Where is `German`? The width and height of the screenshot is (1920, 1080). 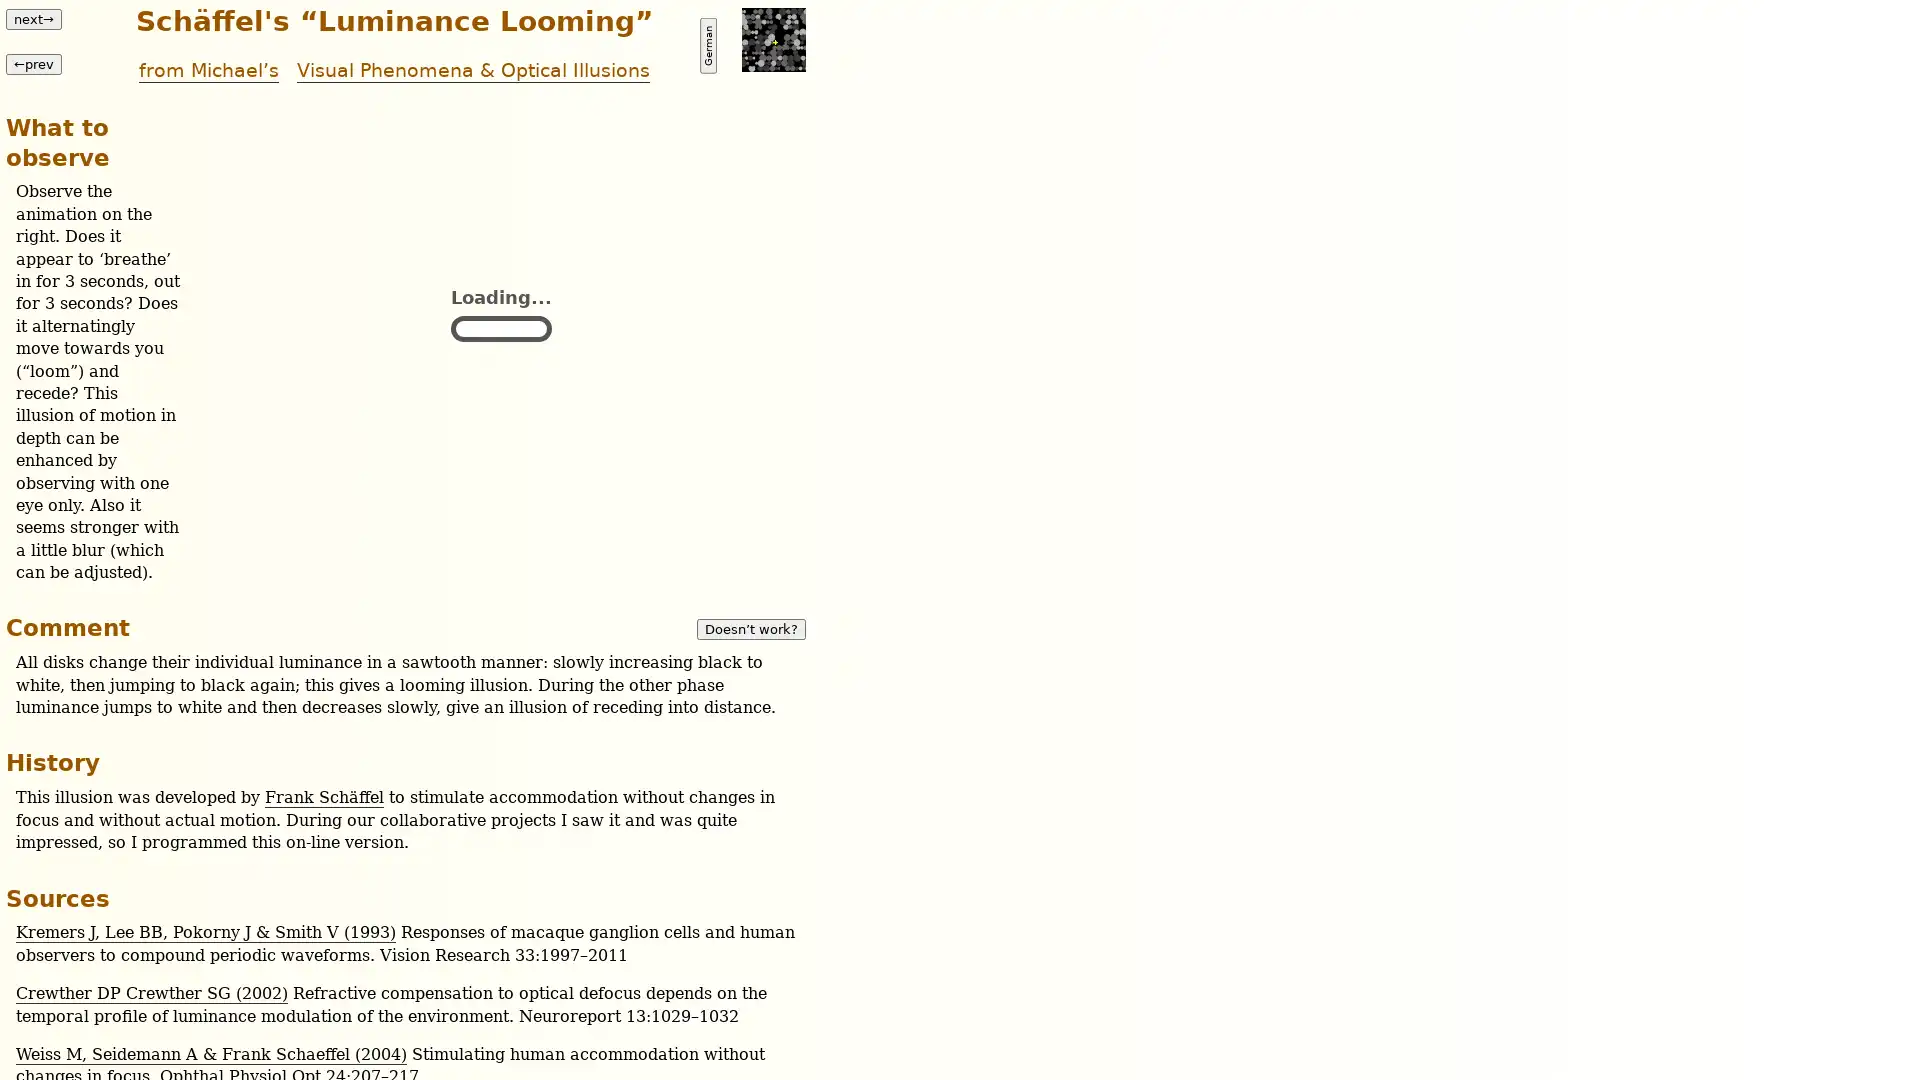 German is located at coordinates (708, 45).